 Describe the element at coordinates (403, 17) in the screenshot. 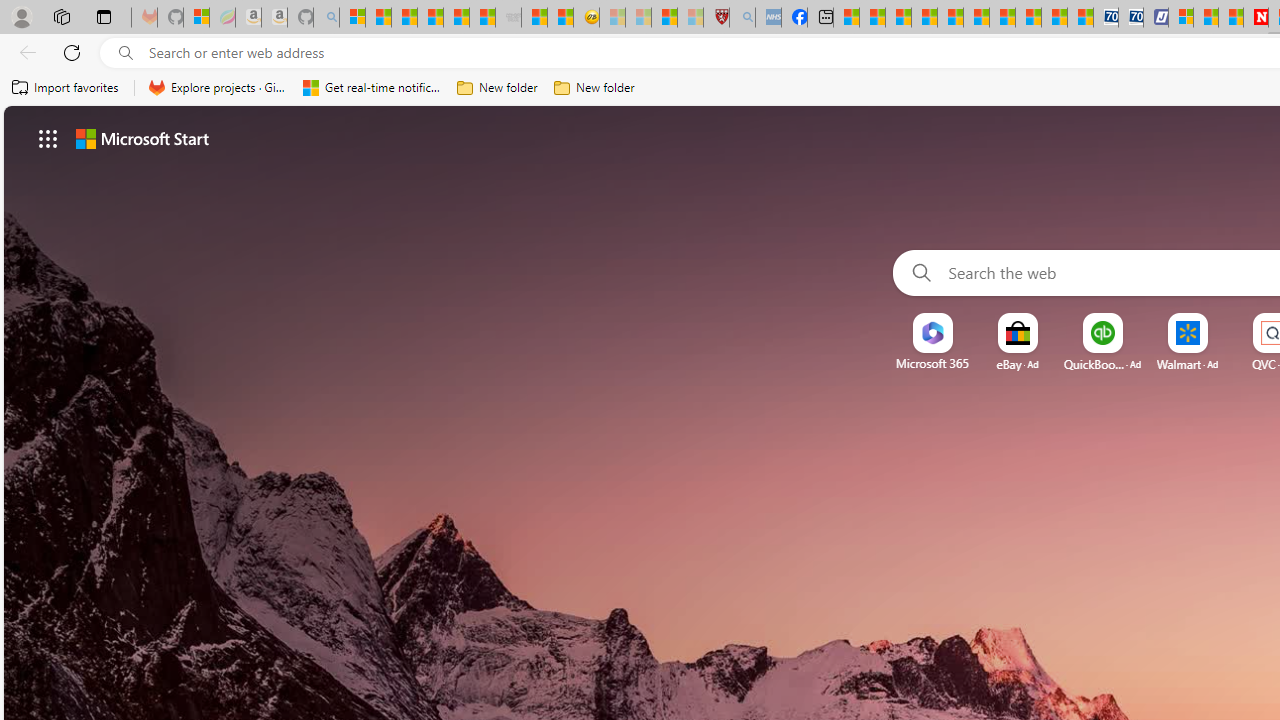

I see `'The Weather Channel - MSN'` at that location.